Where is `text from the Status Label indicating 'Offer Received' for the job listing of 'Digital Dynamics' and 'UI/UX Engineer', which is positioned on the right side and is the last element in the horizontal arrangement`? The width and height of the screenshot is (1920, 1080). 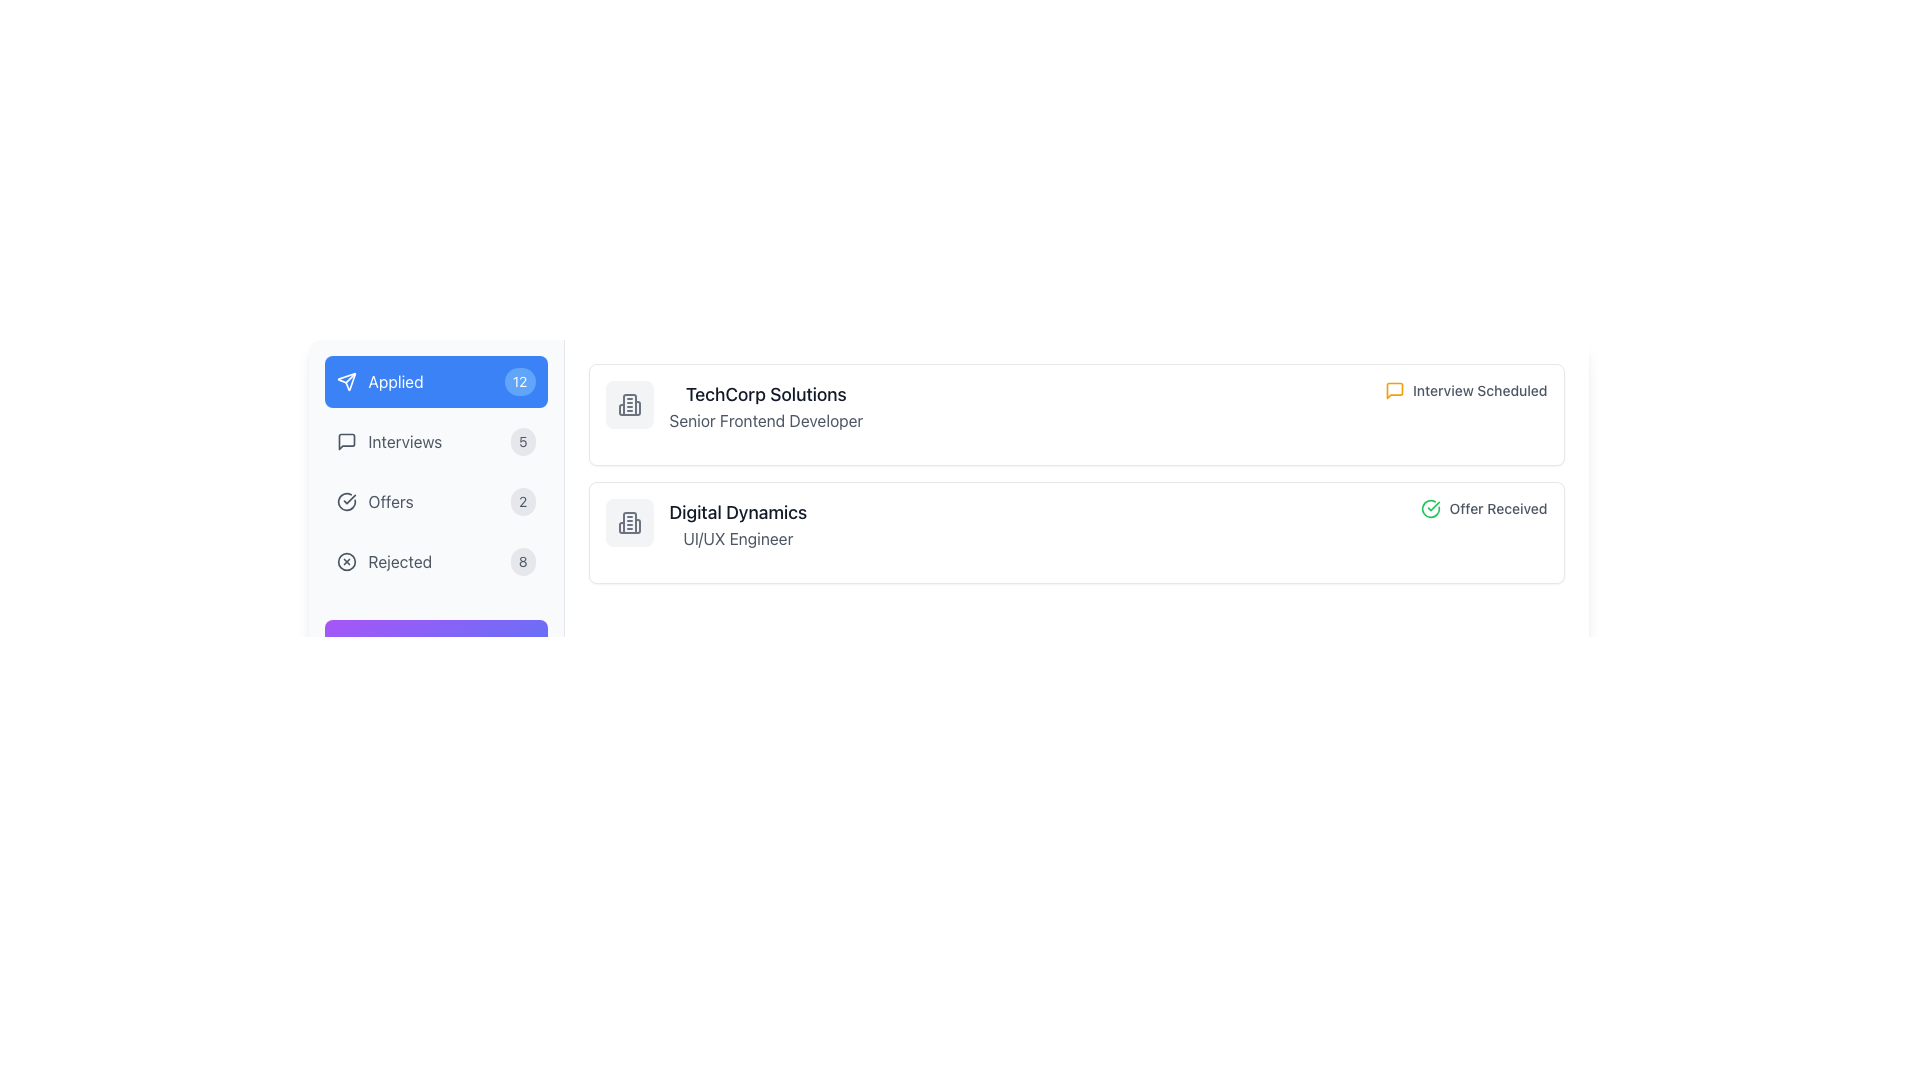
text from the Status Label indicating 'Offer Received' for the job listing of 'Digital Dynamics' and 'UI/UX Engineer', which is positioned on the right side and is the last element in the horizontal arrangement is located at coordinates (1484, 508).